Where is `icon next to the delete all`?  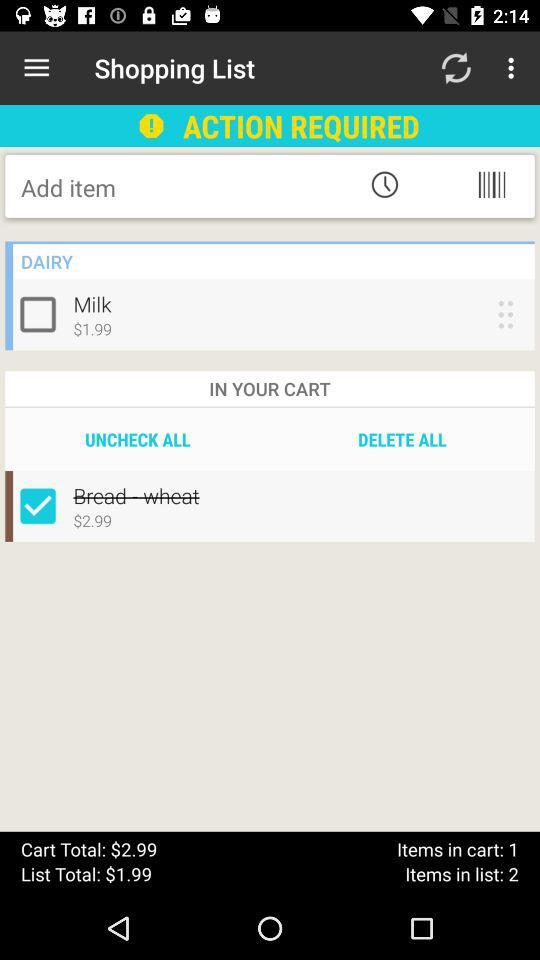 icon next to the delete all is located at coordinates (136, 439).